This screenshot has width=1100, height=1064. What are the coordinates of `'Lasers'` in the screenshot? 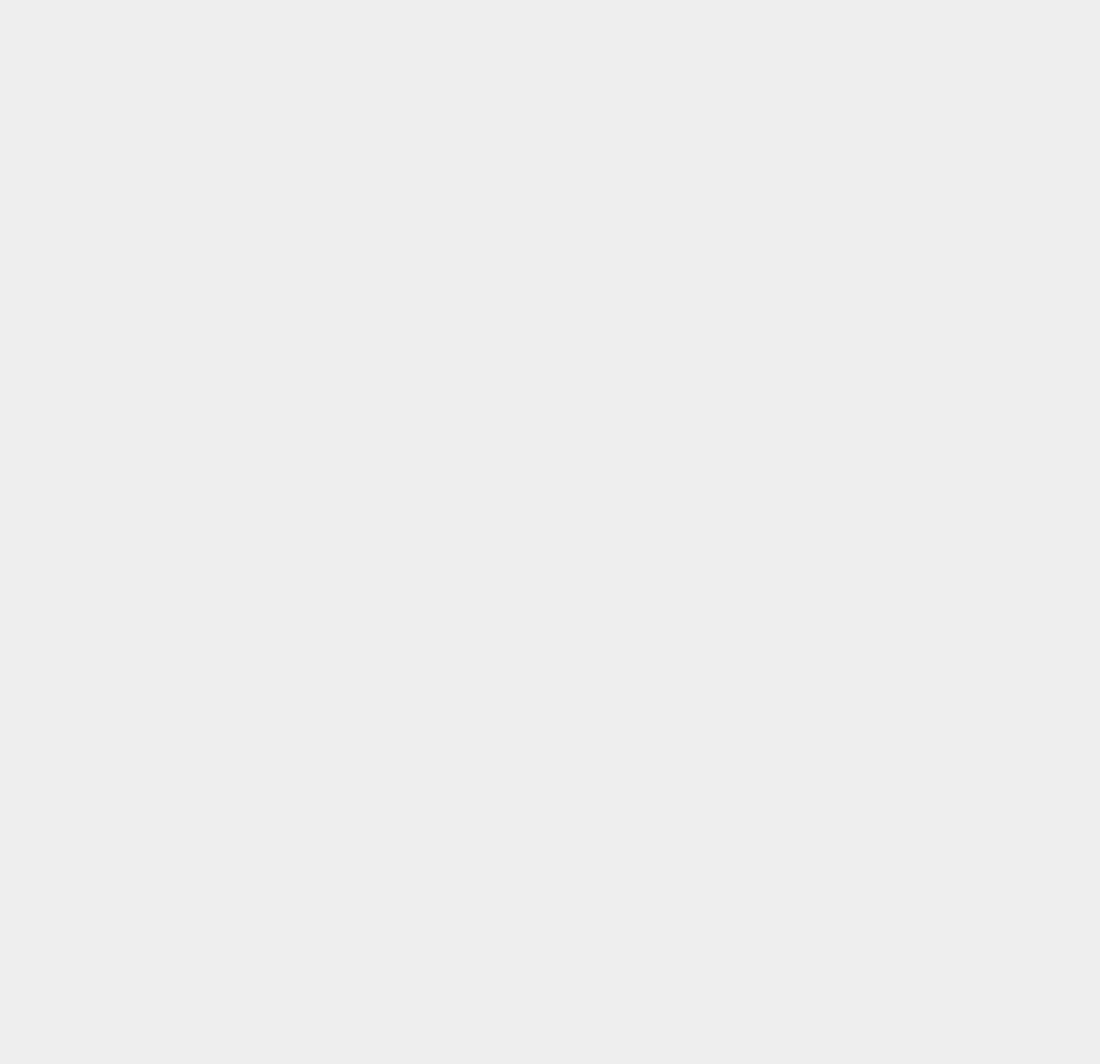 It's located at (799, 1021).